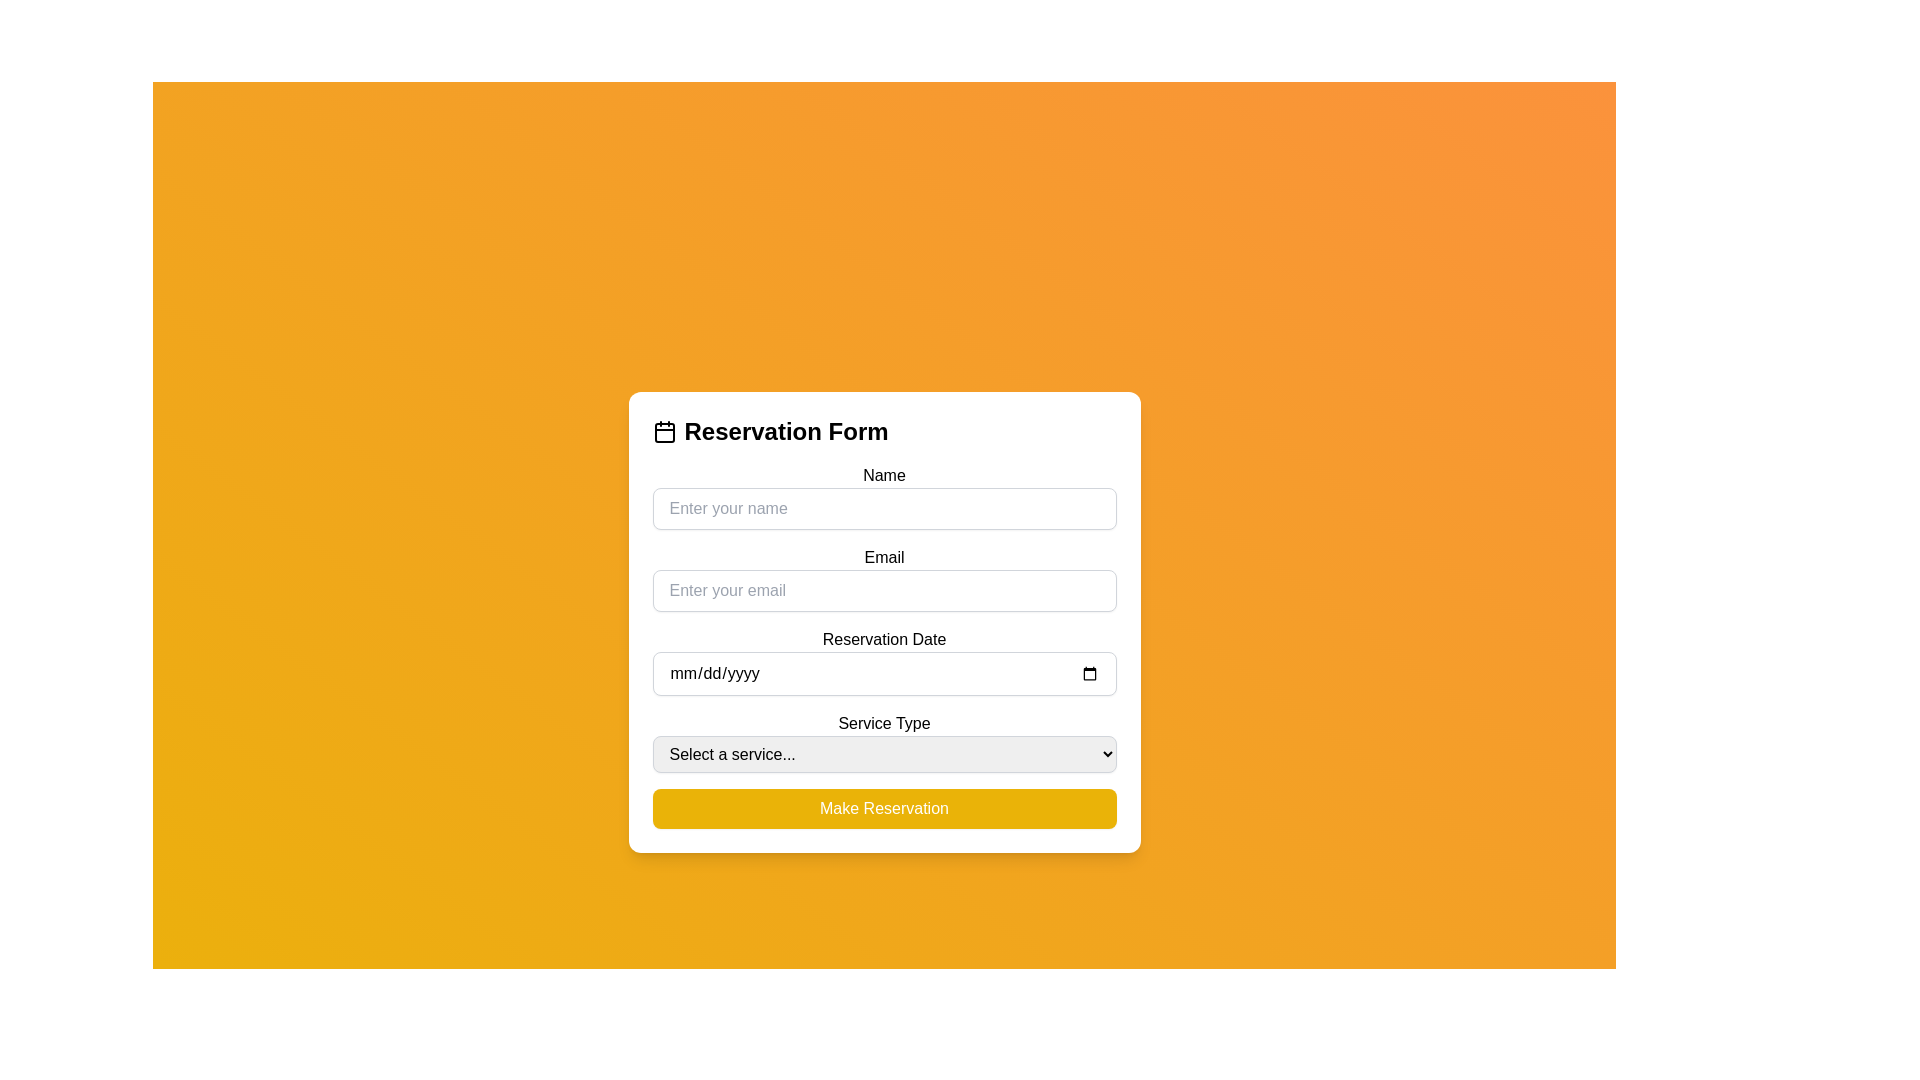 Image resolution: width=1920 pixels, height=1080 pixels. What do you see at coordinates (883, 741) in the screenshot?
I see `an option from the dropdown menu located in the fourth row of the form, directly beneath the 'Reservation Date' field and above the 'Make Reservation' button` at bounding box center [883, 741].